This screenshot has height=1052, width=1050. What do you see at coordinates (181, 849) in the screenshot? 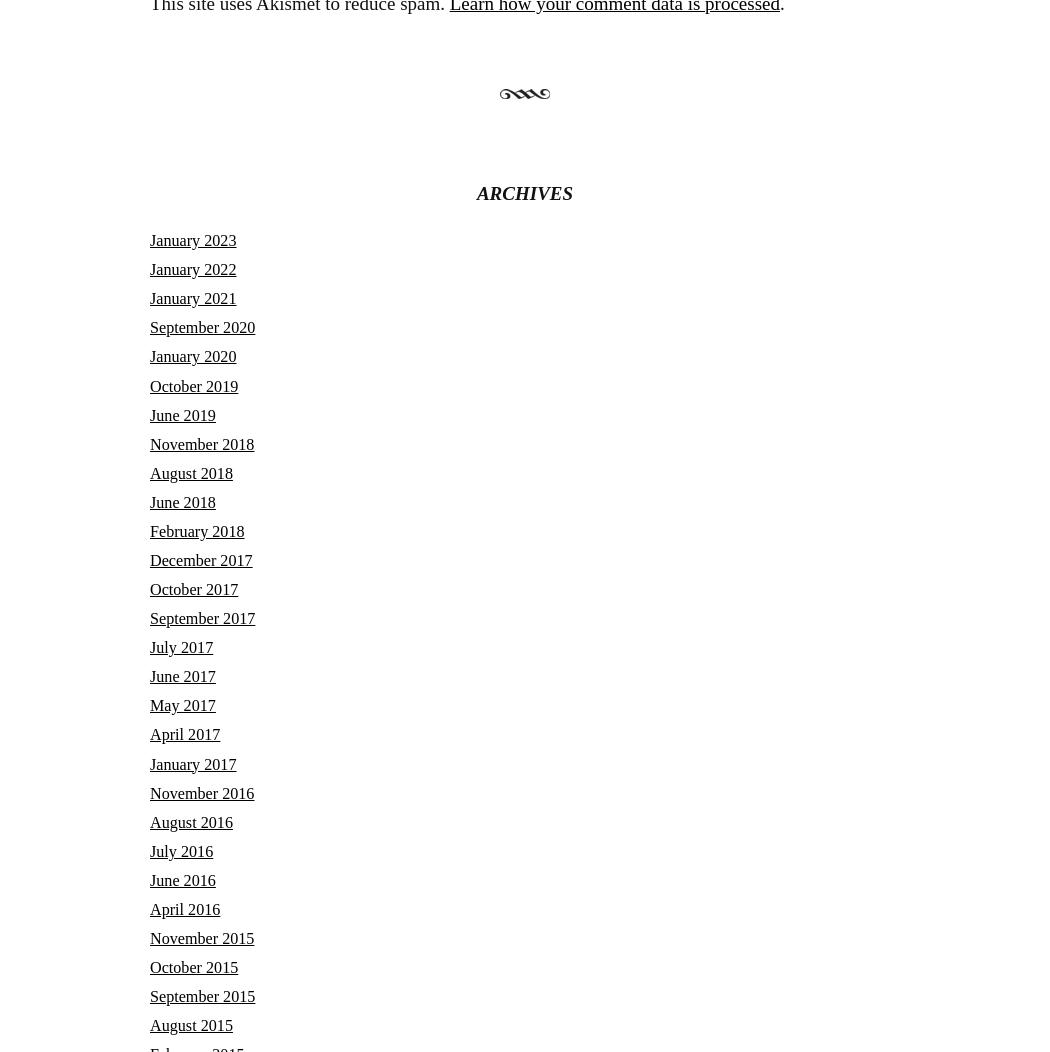
I see `'July 2016'` at bounding box center [181, 849].